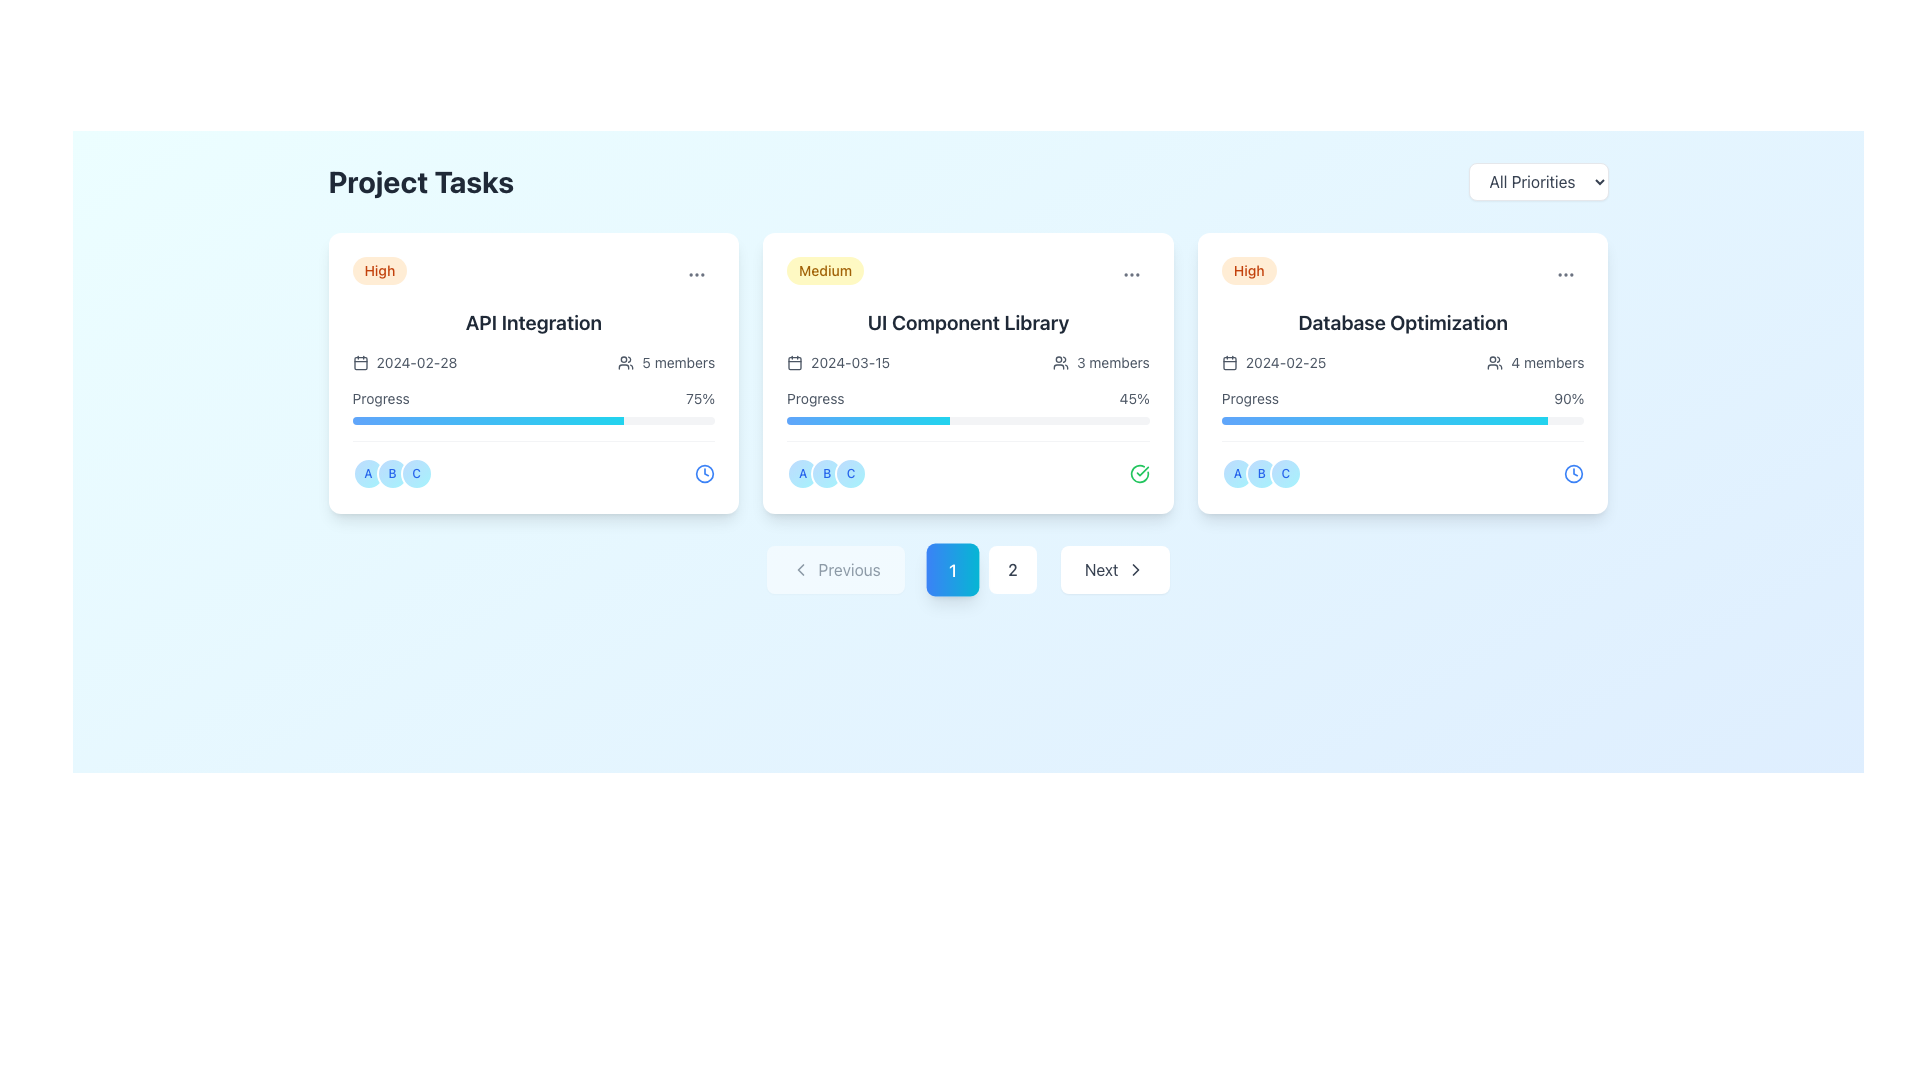 The height and width of the screenshot is (1080, 1920). What do you see at coordinates (794, 362) in the screenshot?
I see `the calendar icon located to the left of the date '2024-03-15' in the middle project card` at bounding box center [794, 362].